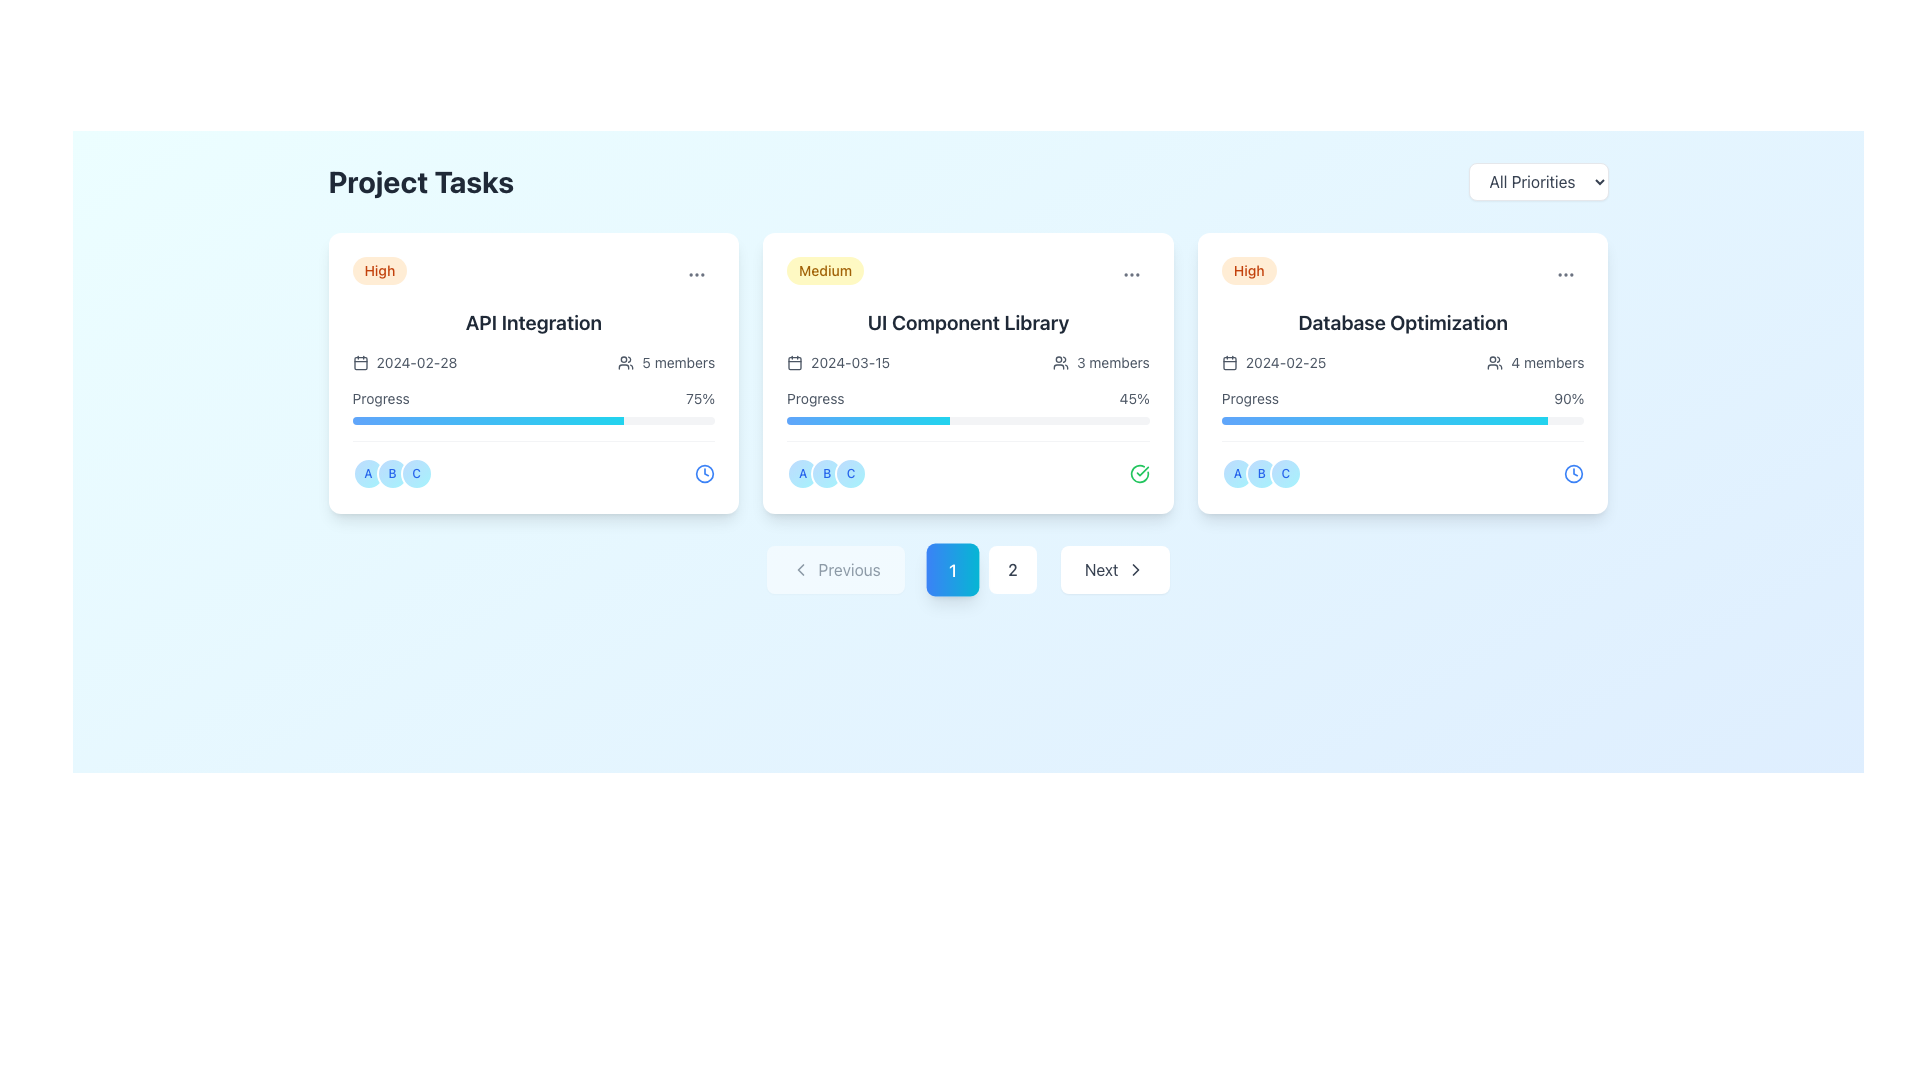 The height and width of the screenshot is (1080, 1920). What do you see at coordinates (794, 362) in the screenshot?
I see `the calendar icon located to the left of the date '2024-03-15' in the middle project card` at bounding box center [794, 362].